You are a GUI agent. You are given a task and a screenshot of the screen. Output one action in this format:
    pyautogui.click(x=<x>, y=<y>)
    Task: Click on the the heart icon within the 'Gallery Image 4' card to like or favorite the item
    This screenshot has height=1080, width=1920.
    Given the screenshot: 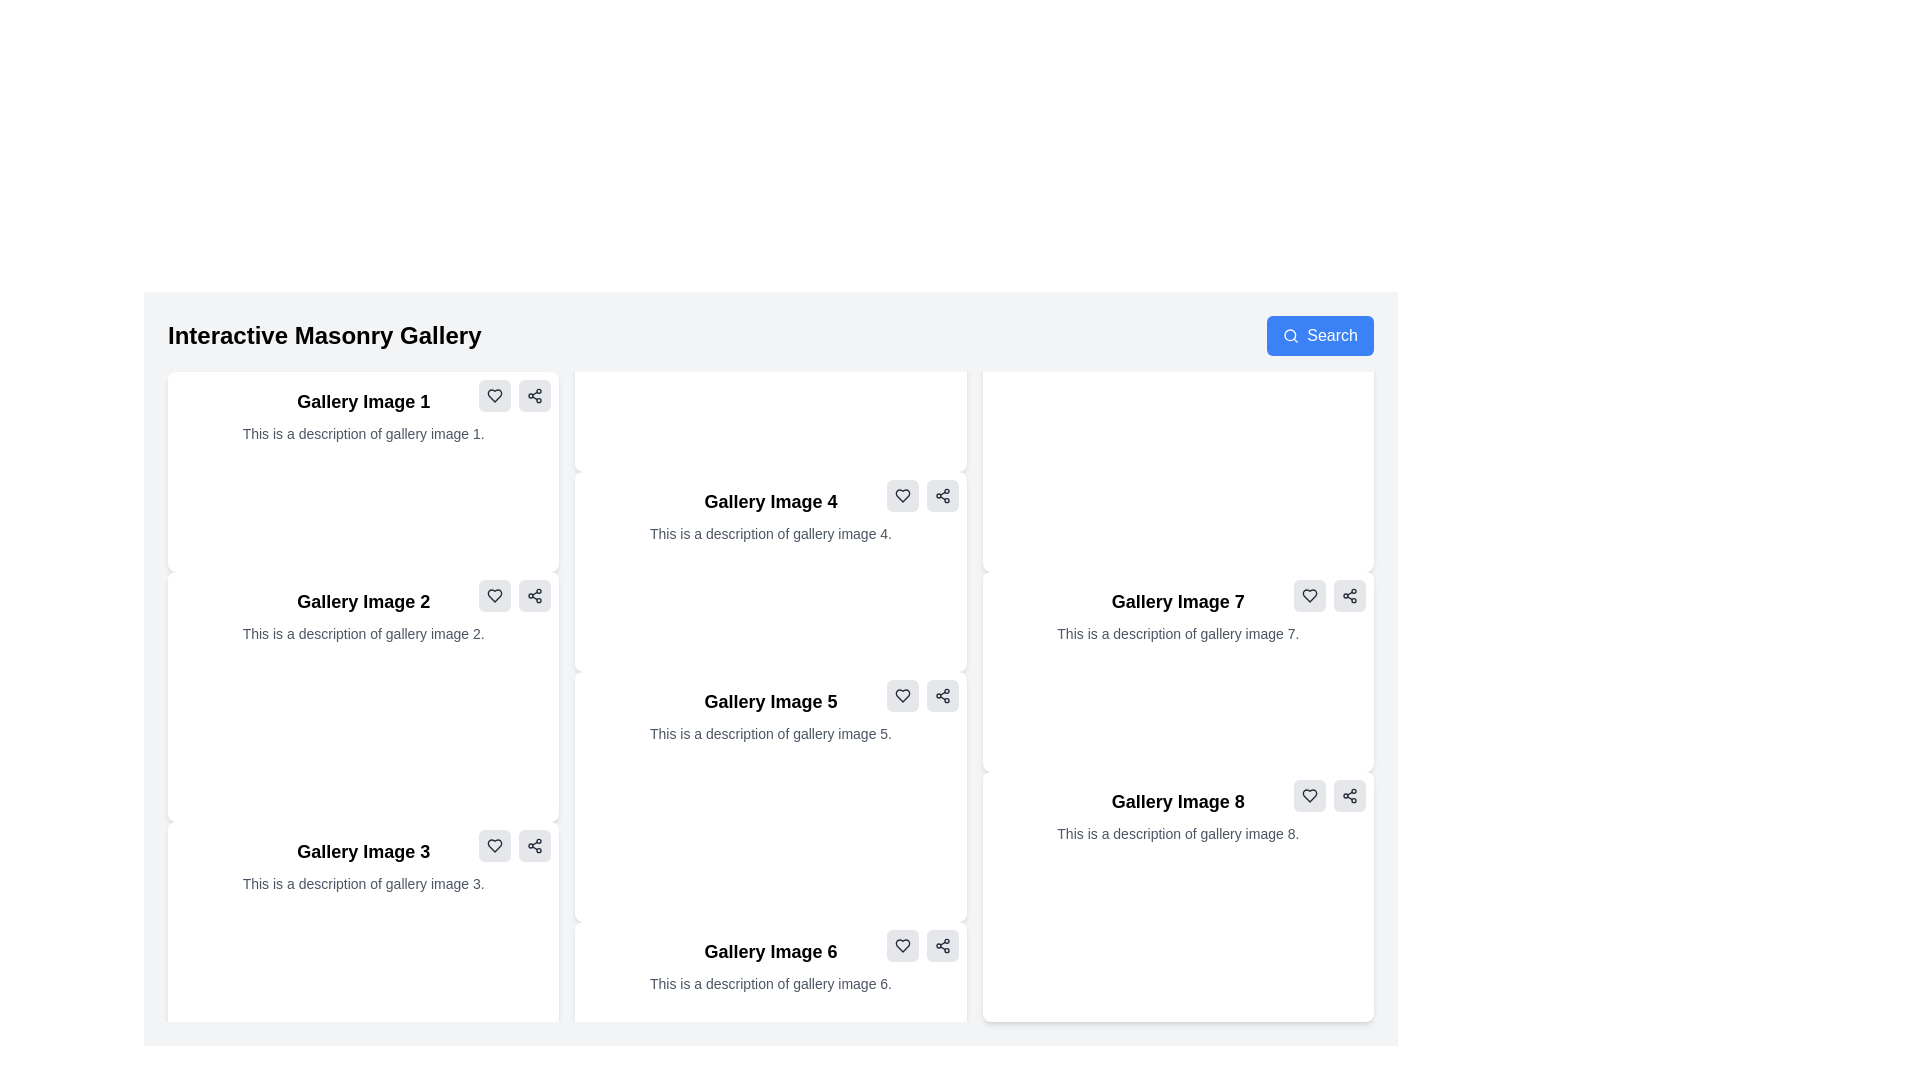 What is the action you would take?
    pyautogui.click(x=901, y=495)
    